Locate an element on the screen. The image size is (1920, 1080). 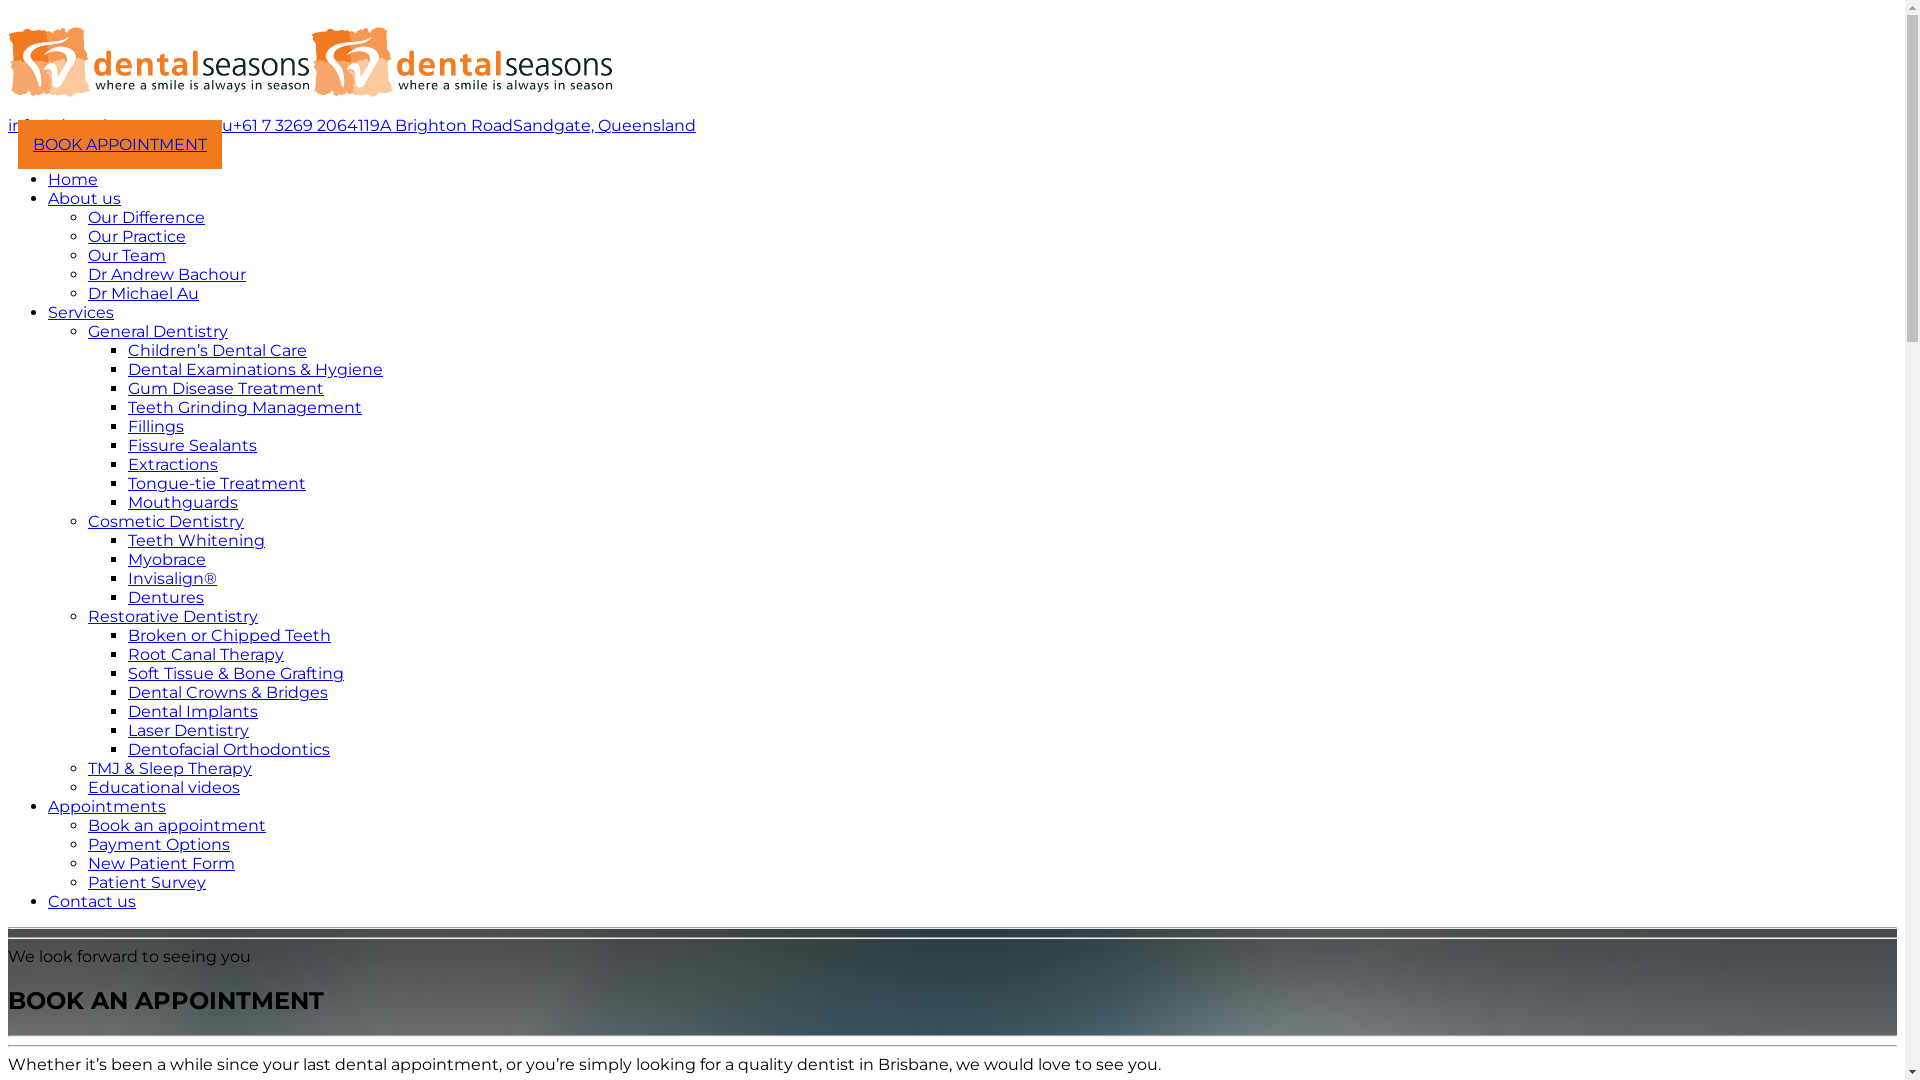
'Dr Michael Au' is located at coordinates (142, 293).